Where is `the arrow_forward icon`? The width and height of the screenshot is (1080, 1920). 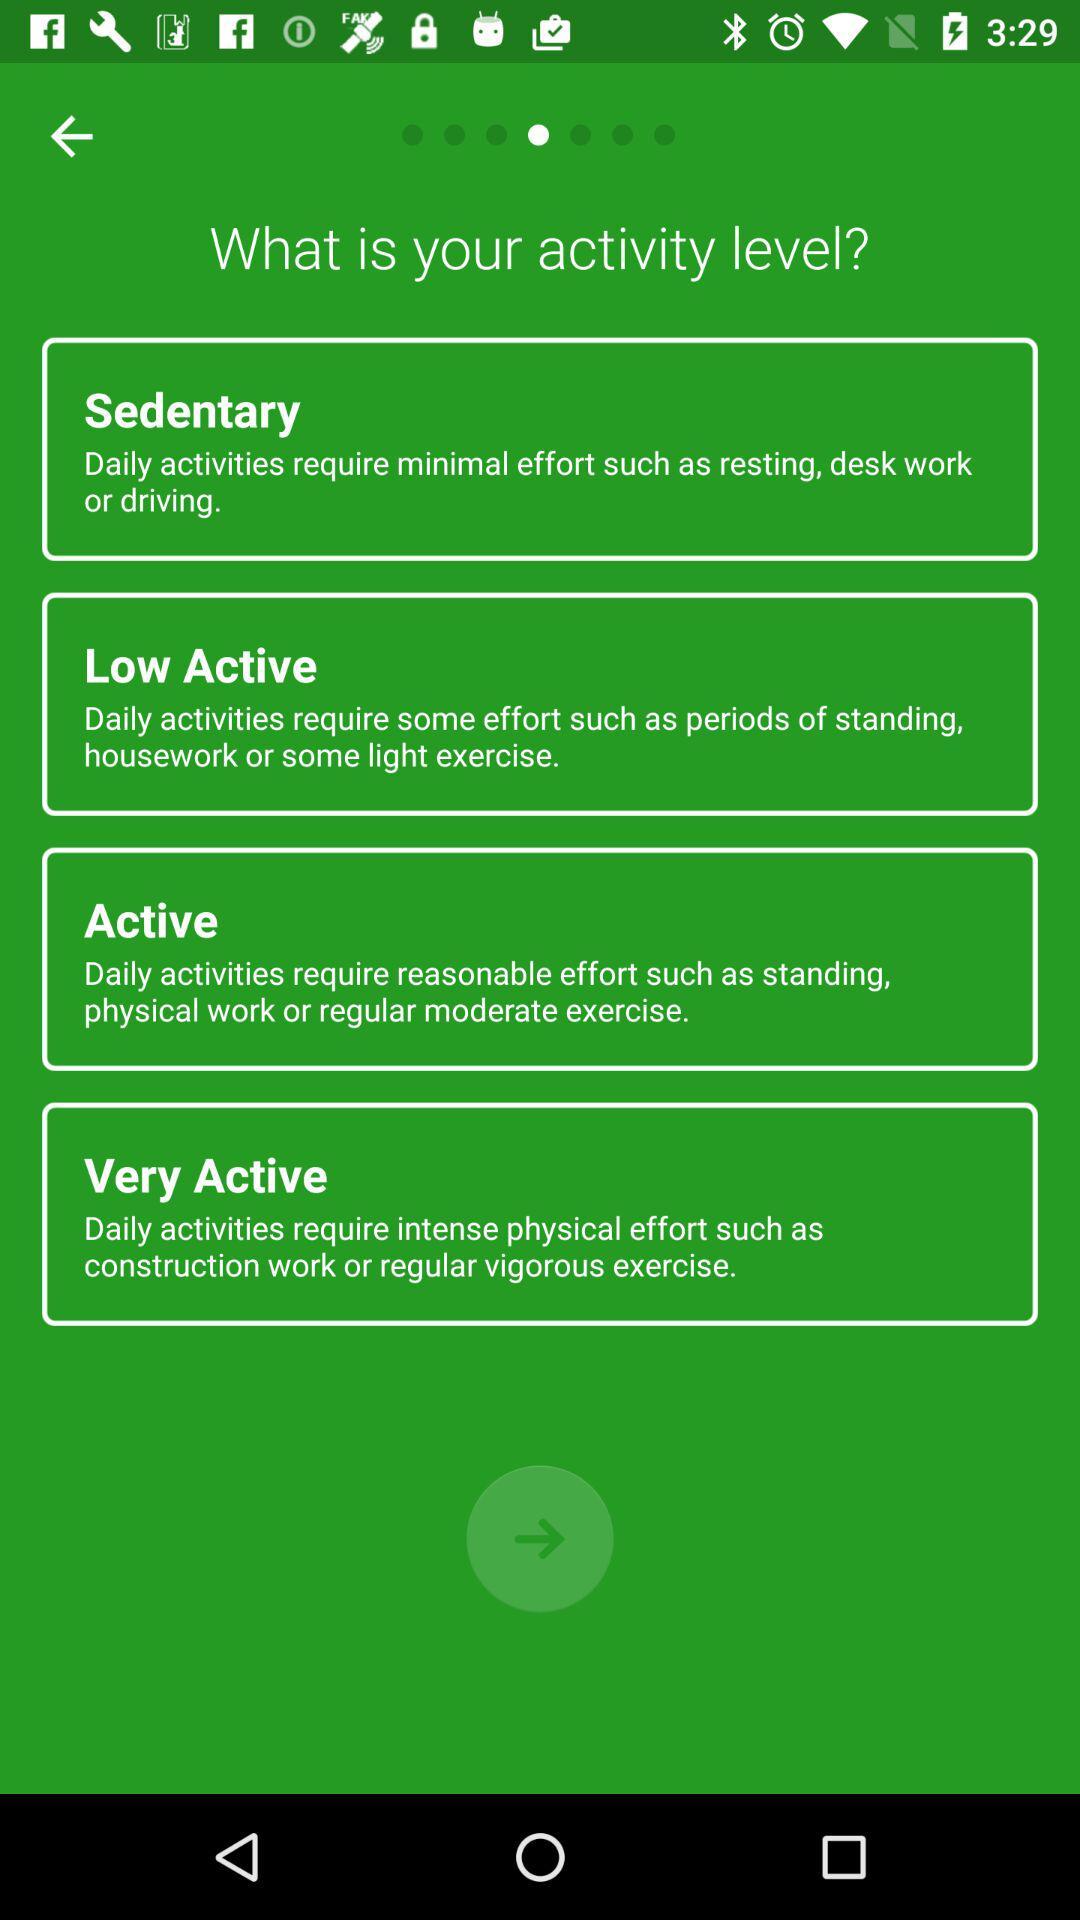 the arrow_forward icon is located at coordinates (540, 1538).